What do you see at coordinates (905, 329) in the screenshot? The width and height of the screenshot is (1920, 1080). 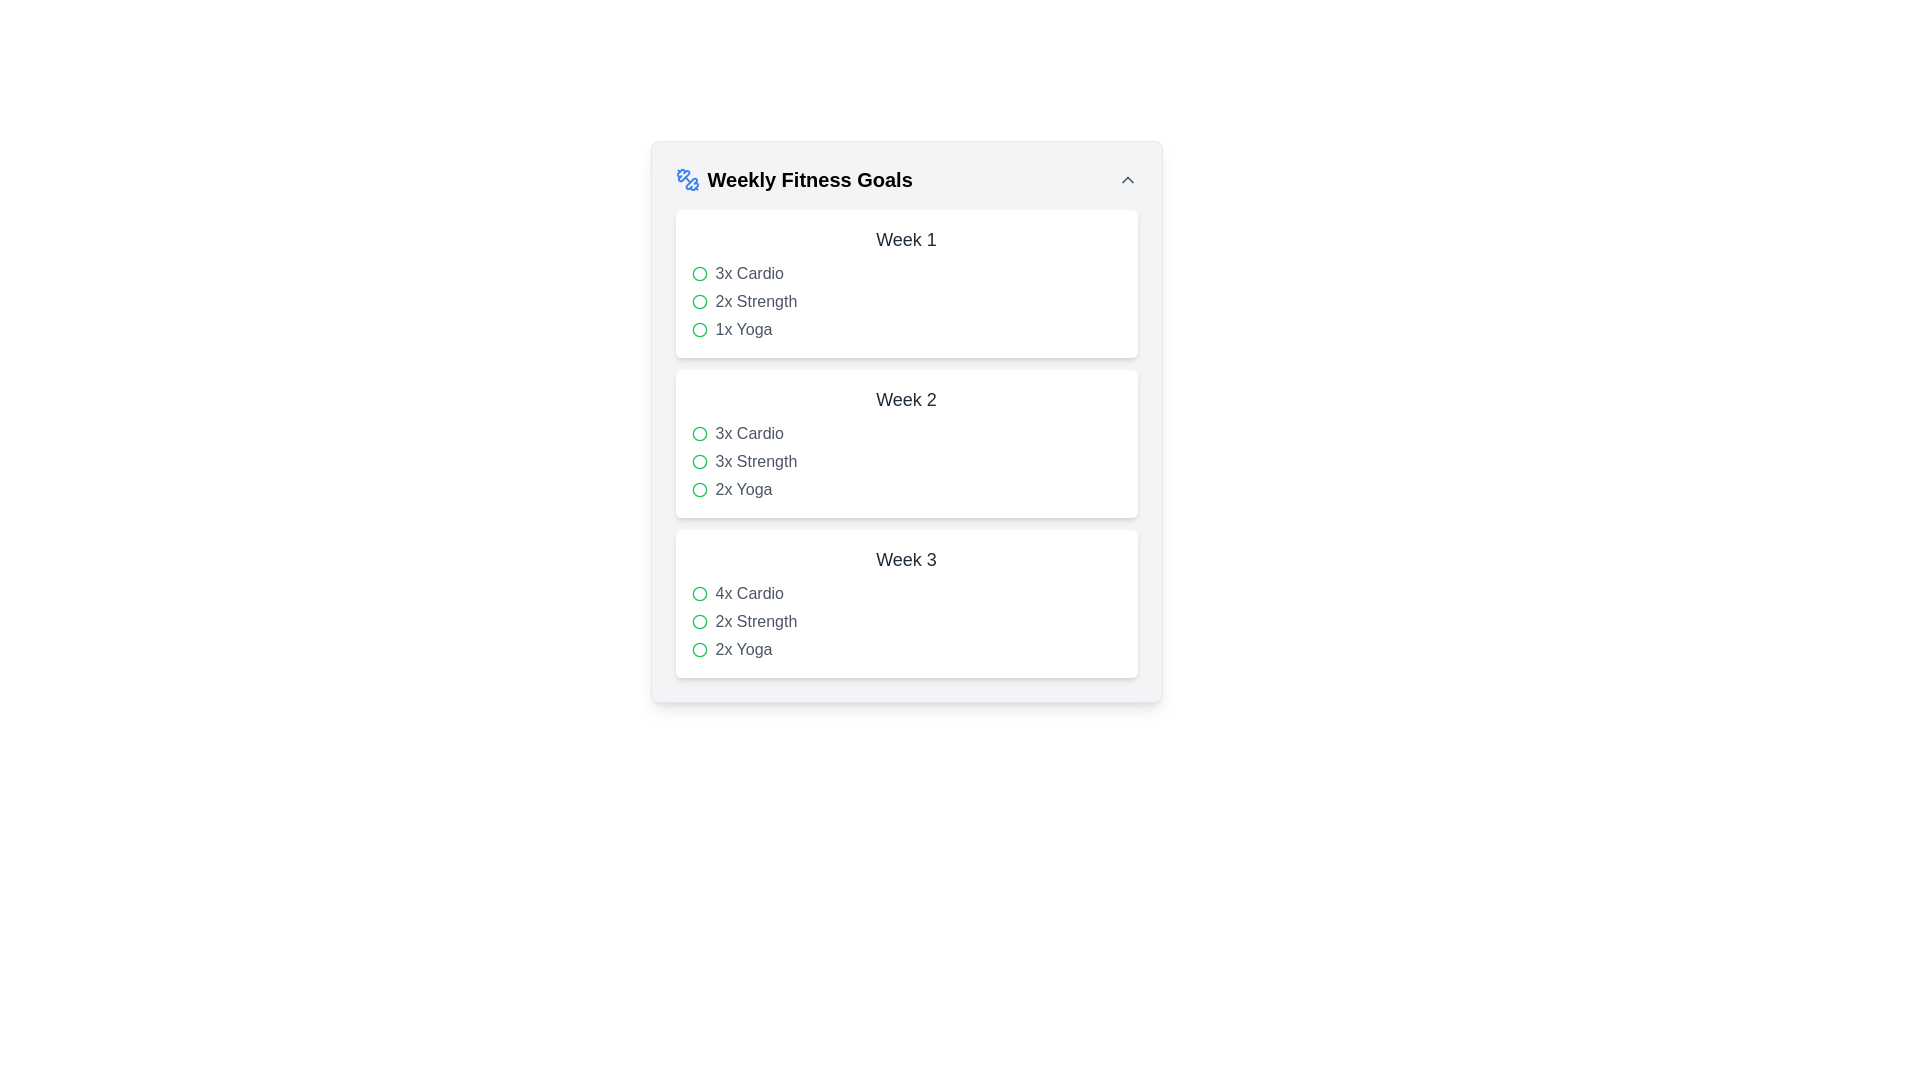 I see `or tap on the list item labeled '1x Yoga'` at bounding box center [905, 329].